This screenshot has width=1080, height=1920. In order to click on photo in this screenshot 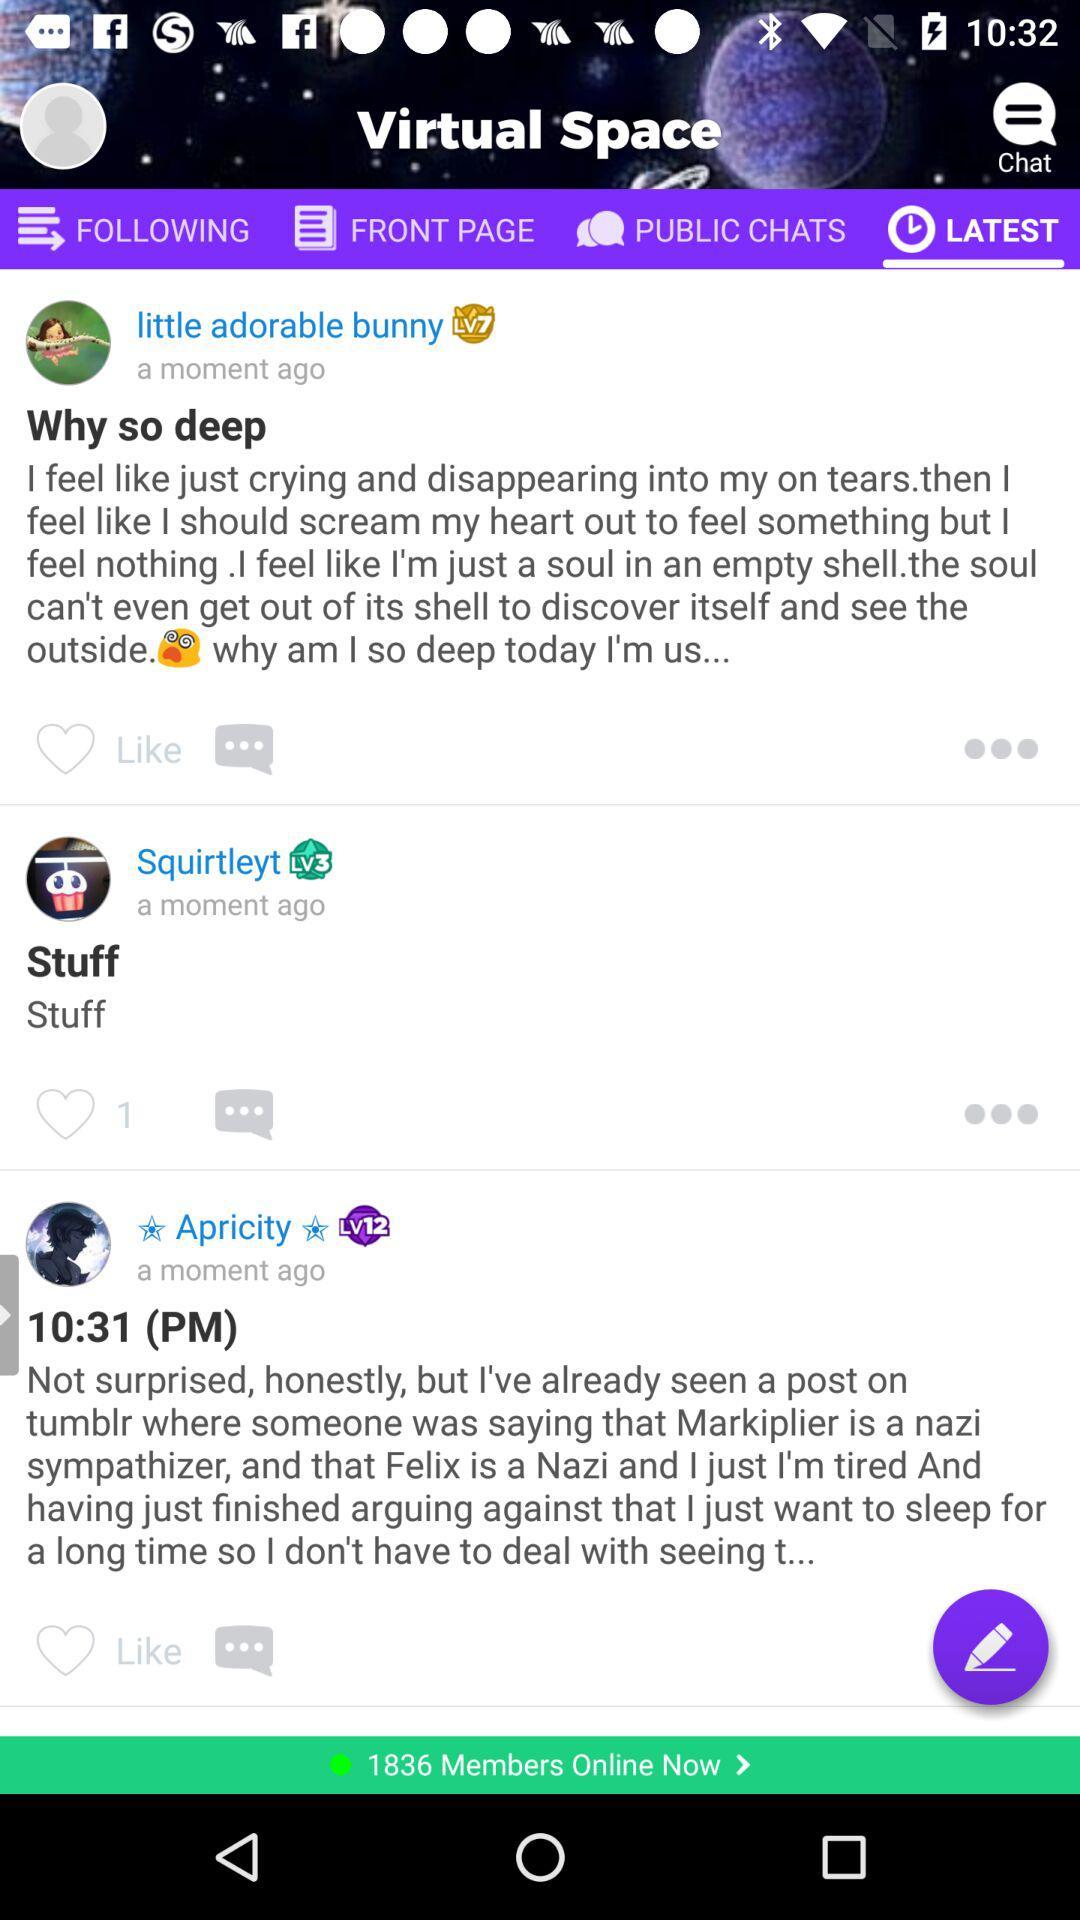, I will do `click(61, 124)`.